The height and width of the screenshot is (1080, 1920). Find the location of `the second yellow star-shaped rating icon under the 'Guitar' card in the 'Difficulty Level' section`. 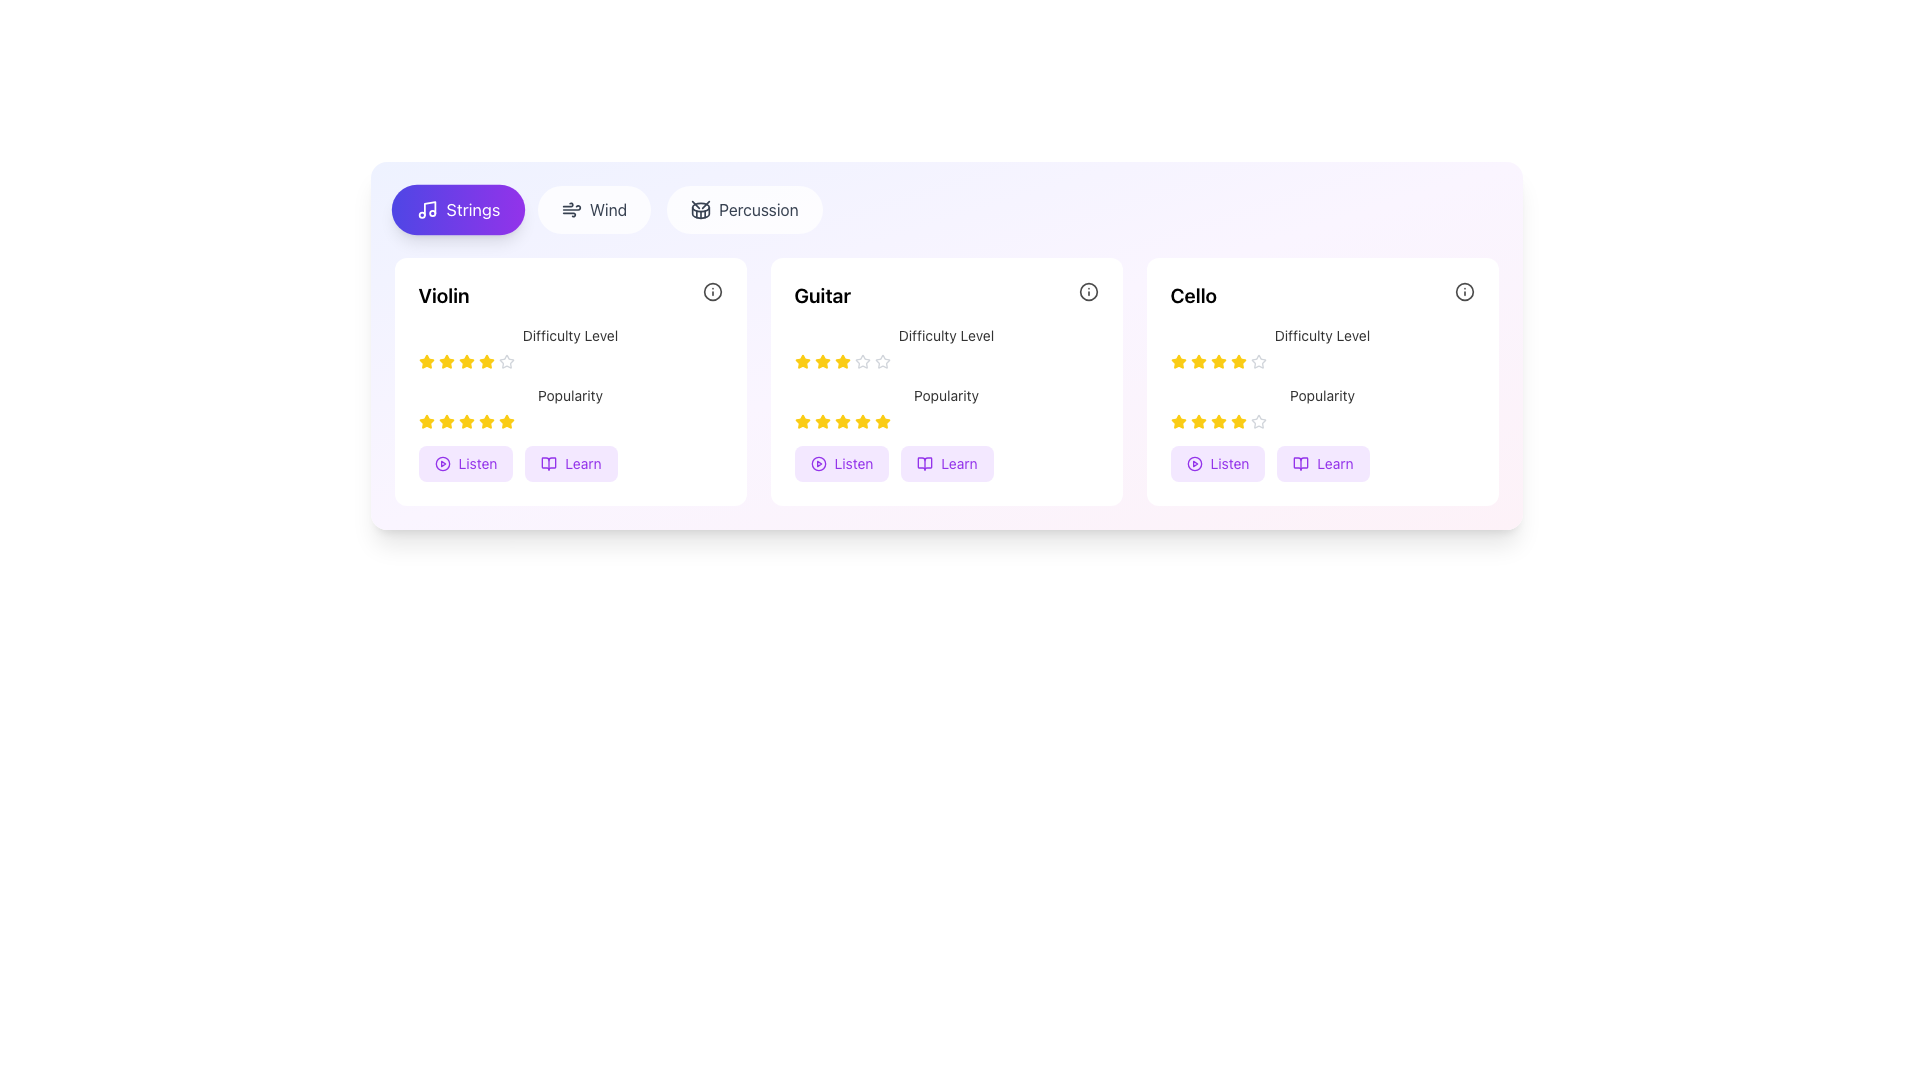

the second yellow star-shaped rating icon under the 'Guitar' card in the 'Difficulty Level' section is located at coordinates (822, 362).